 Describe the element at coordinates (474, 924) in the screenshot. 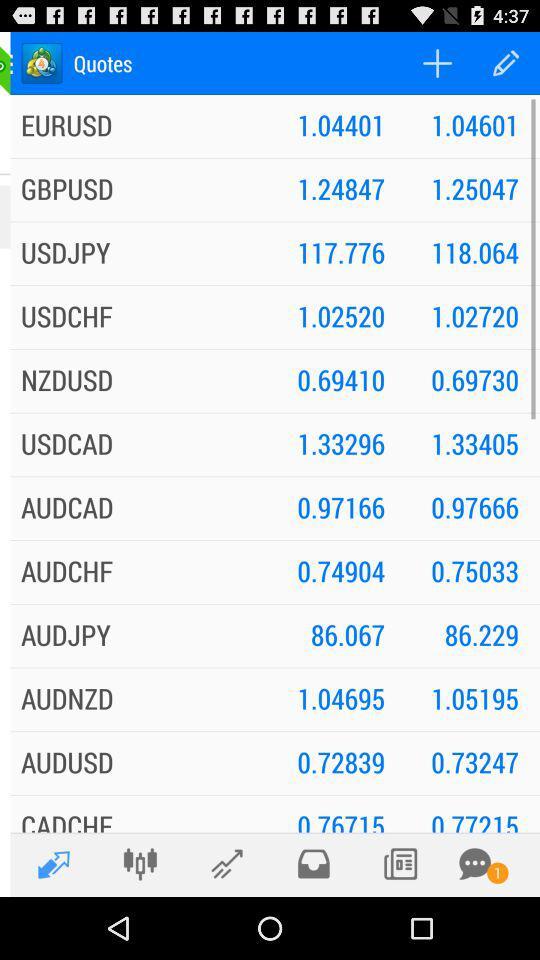

I see `the chat icon` at that location.